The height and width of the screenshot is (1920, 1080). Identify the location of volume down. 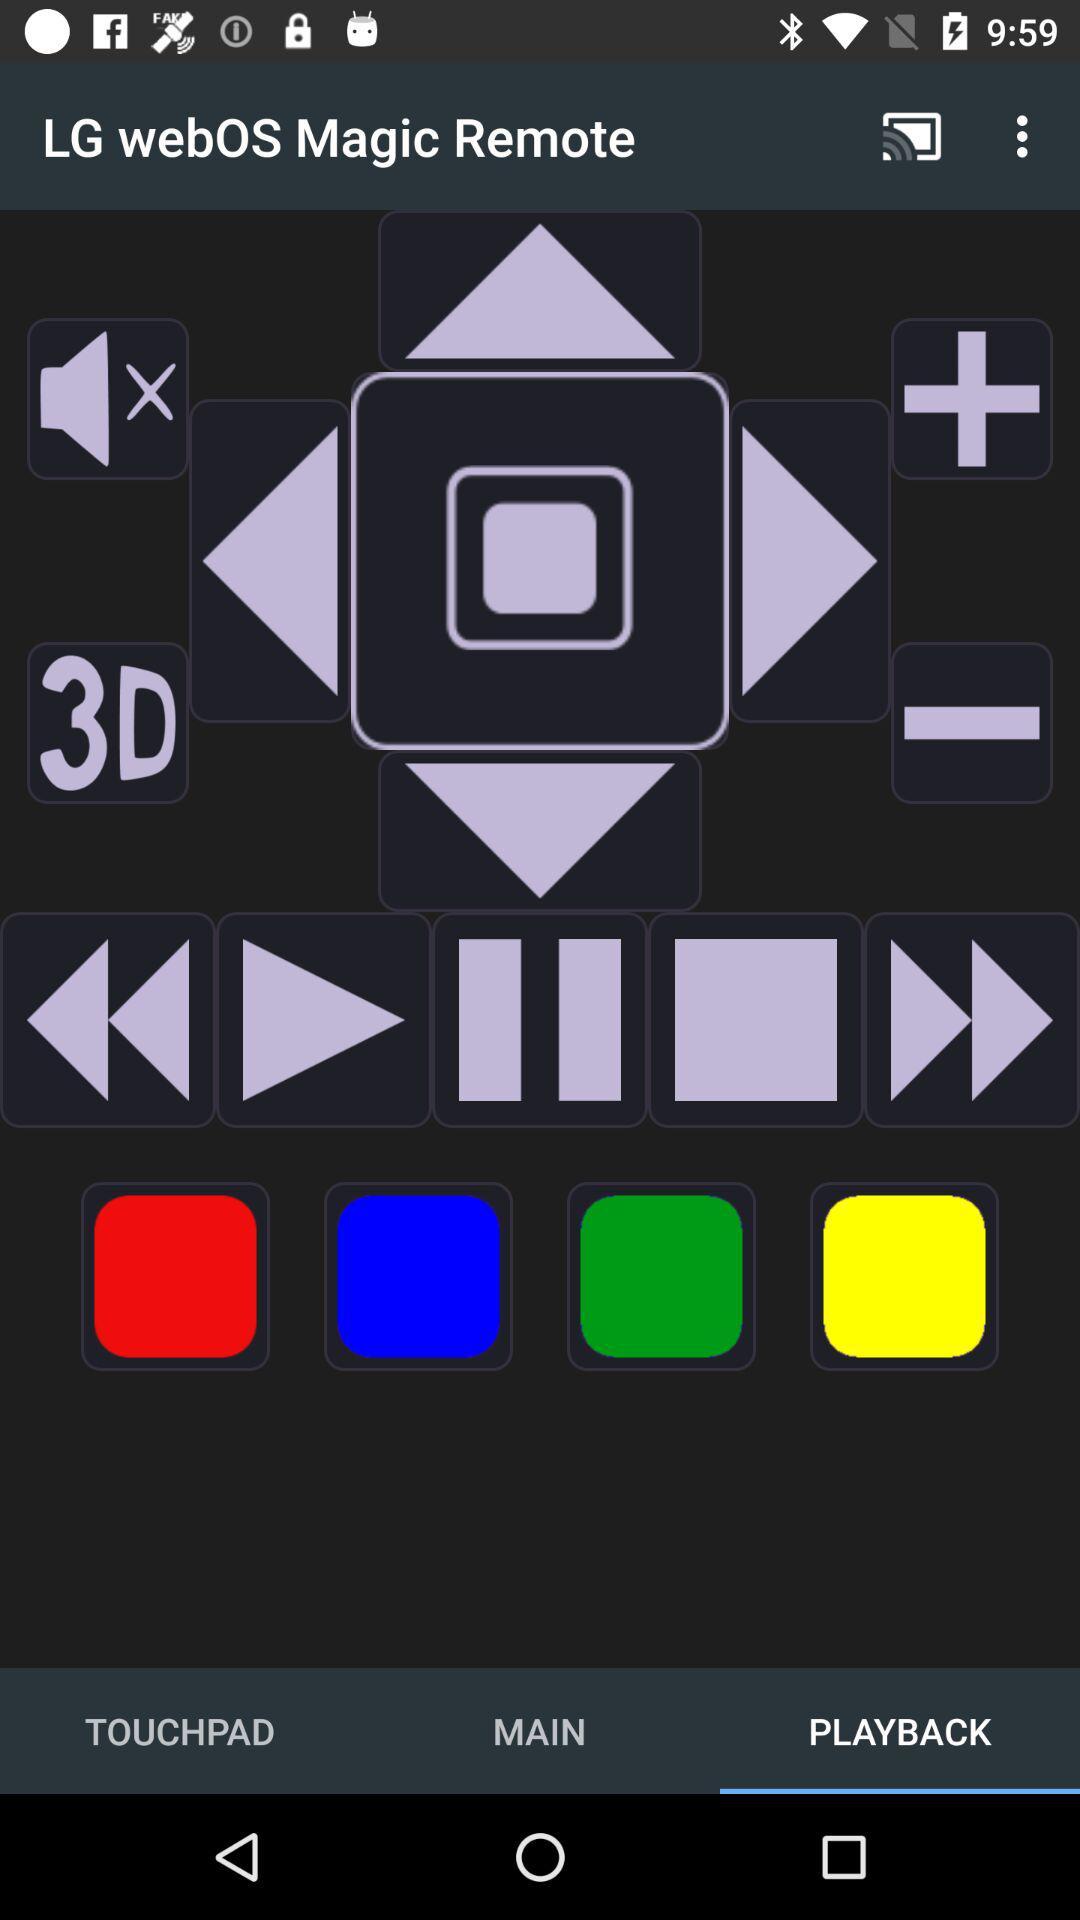
(971, 722).